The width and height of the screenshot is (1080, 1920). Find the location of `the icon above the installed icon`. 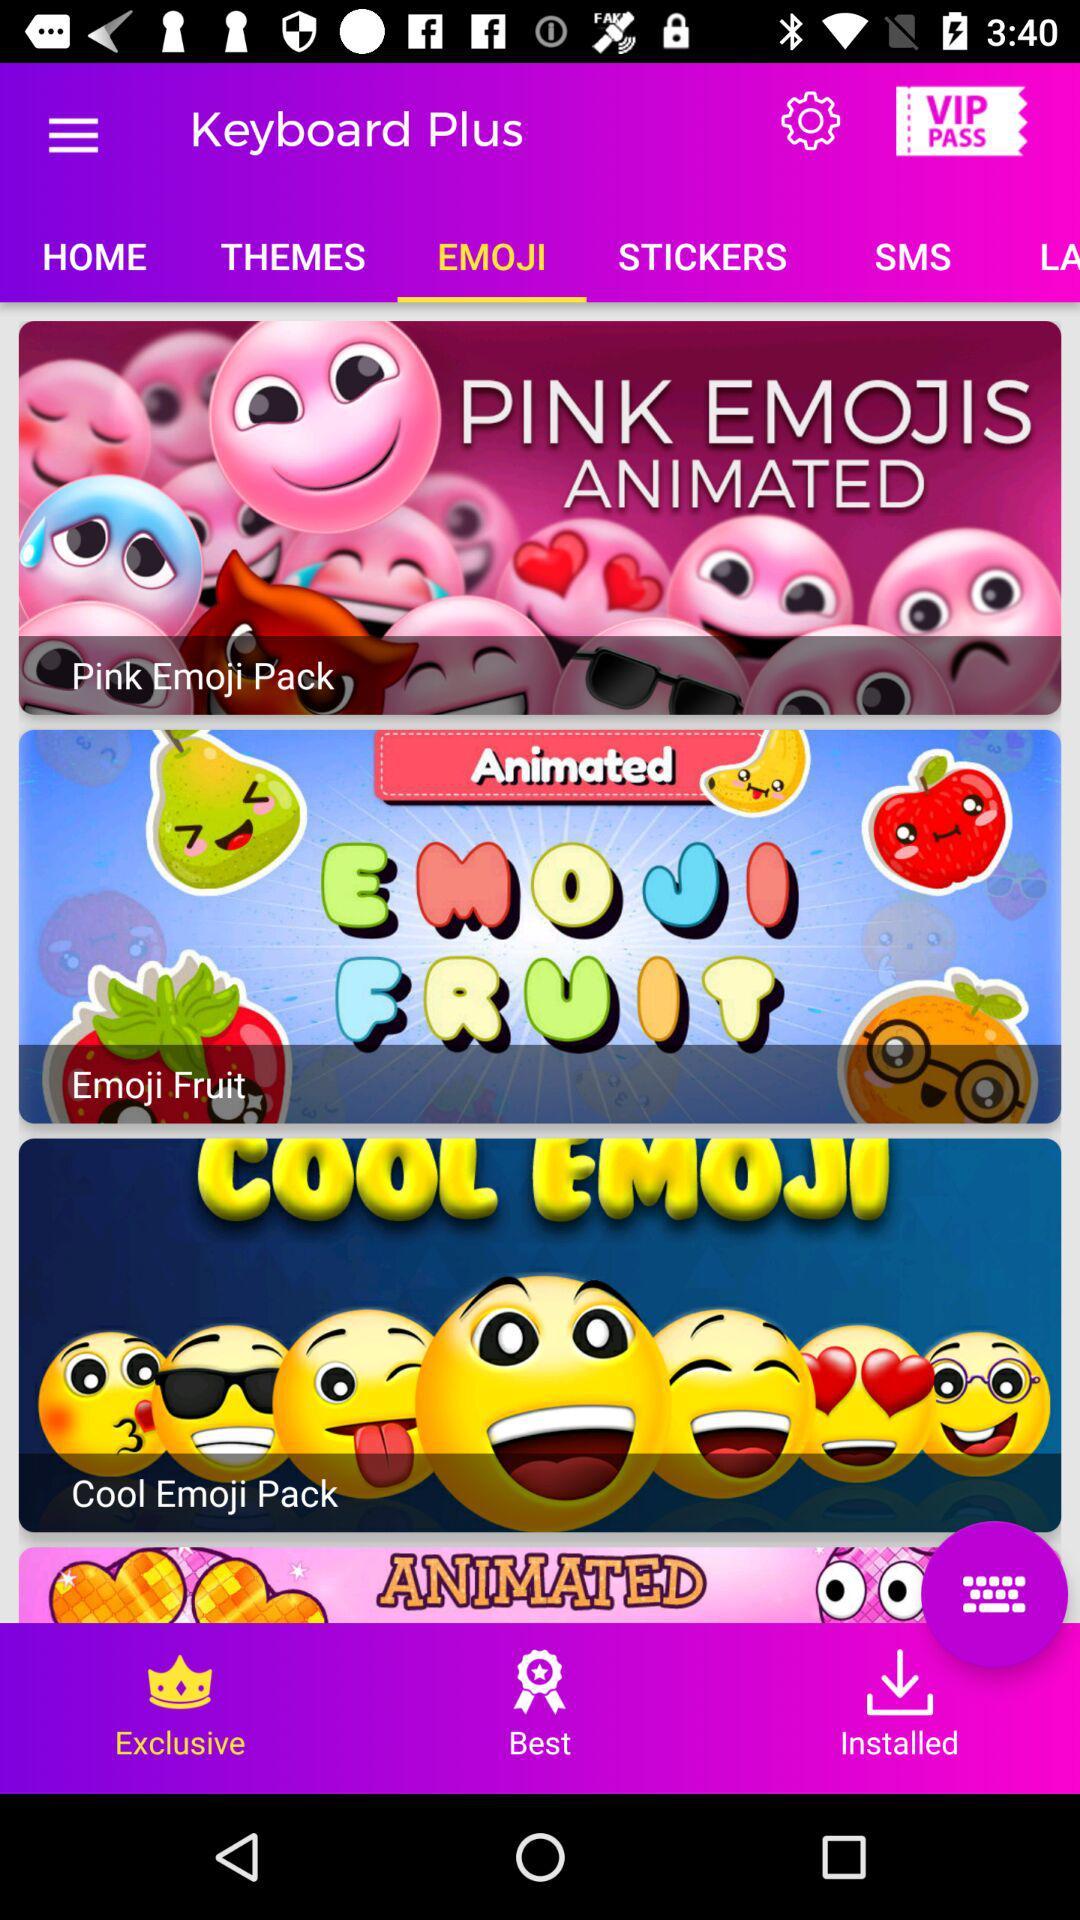

the icon above the installed icon is located at coordinates (994, 1593).